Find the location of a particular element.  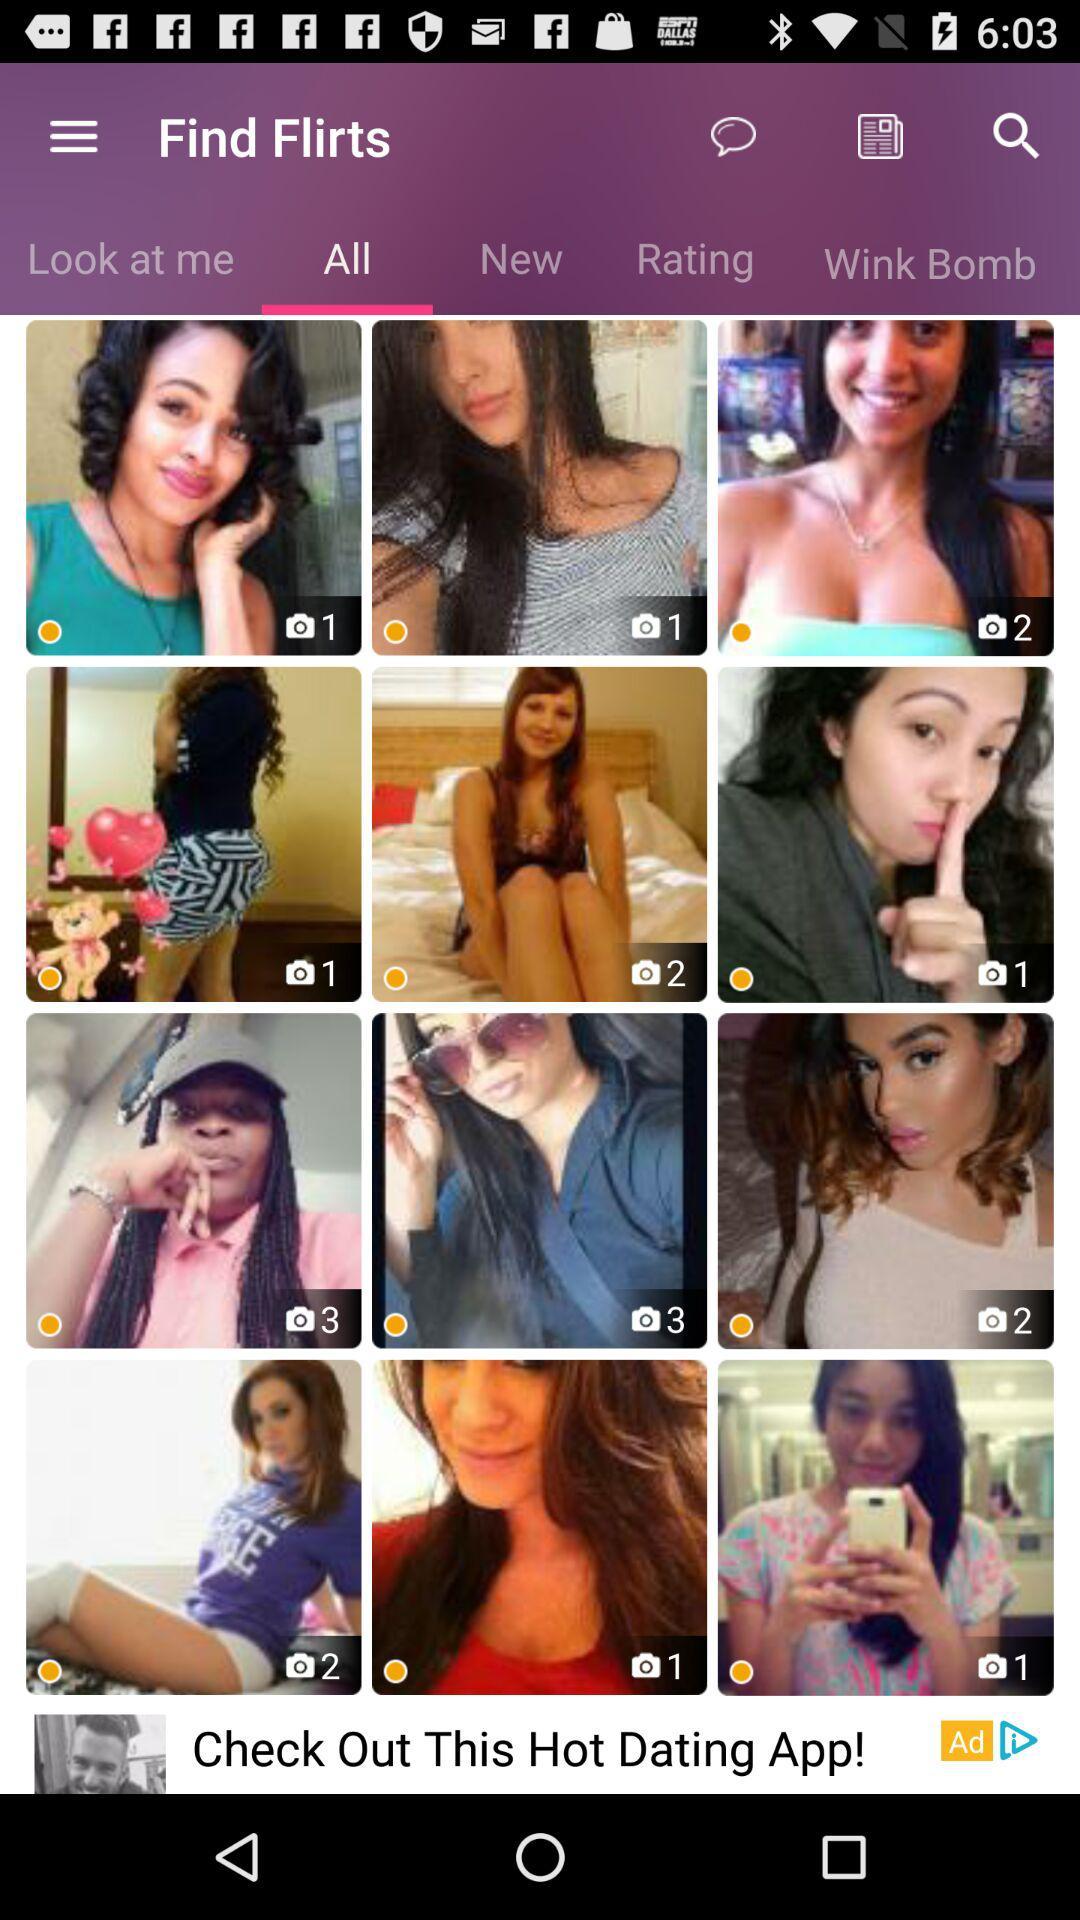

the icon to the left of the check out this app is located at coordinates (100, 1753).